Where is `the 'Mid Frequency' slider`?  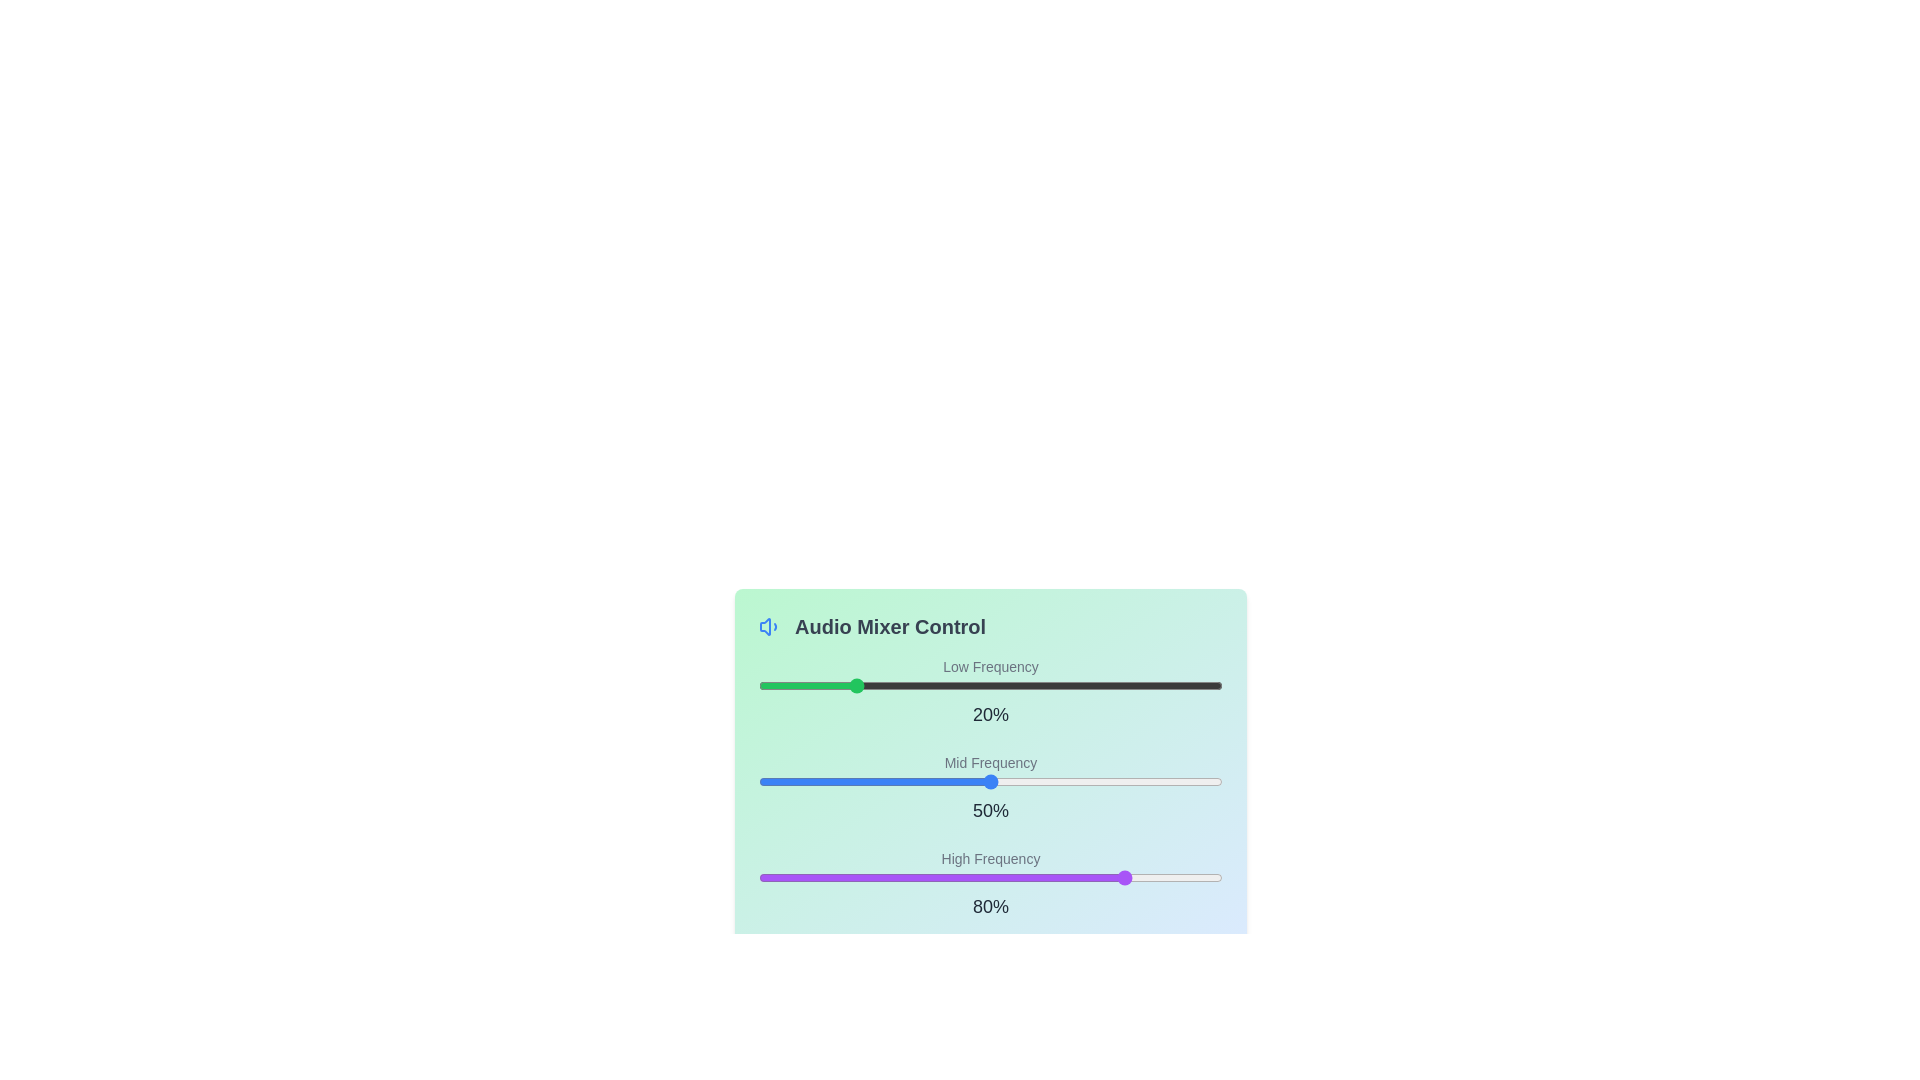
the 'Mid Frequency' slider is located at coordinates (1018, 781).